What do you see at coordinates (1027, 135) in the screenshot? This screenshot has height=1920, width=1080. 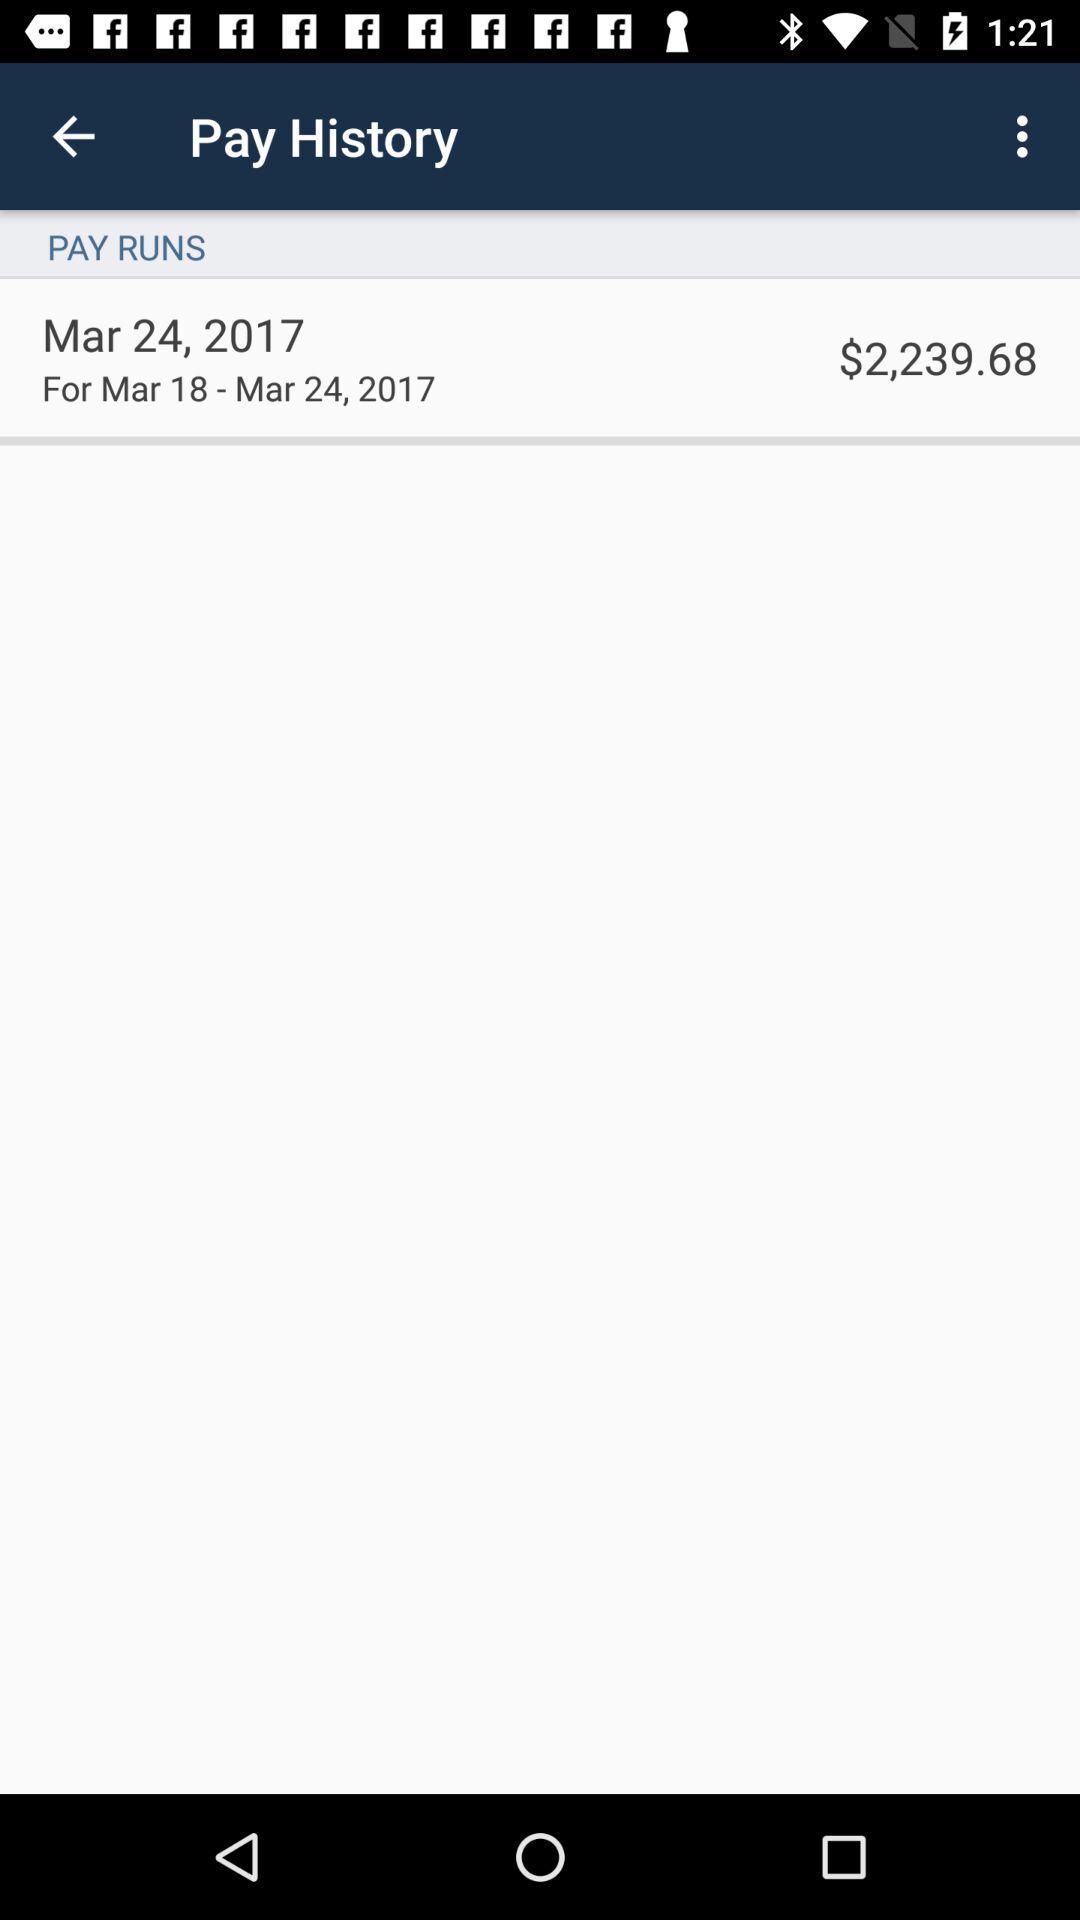 I see `the item to the right of pay history icon` at bounding box center [1027, 135].